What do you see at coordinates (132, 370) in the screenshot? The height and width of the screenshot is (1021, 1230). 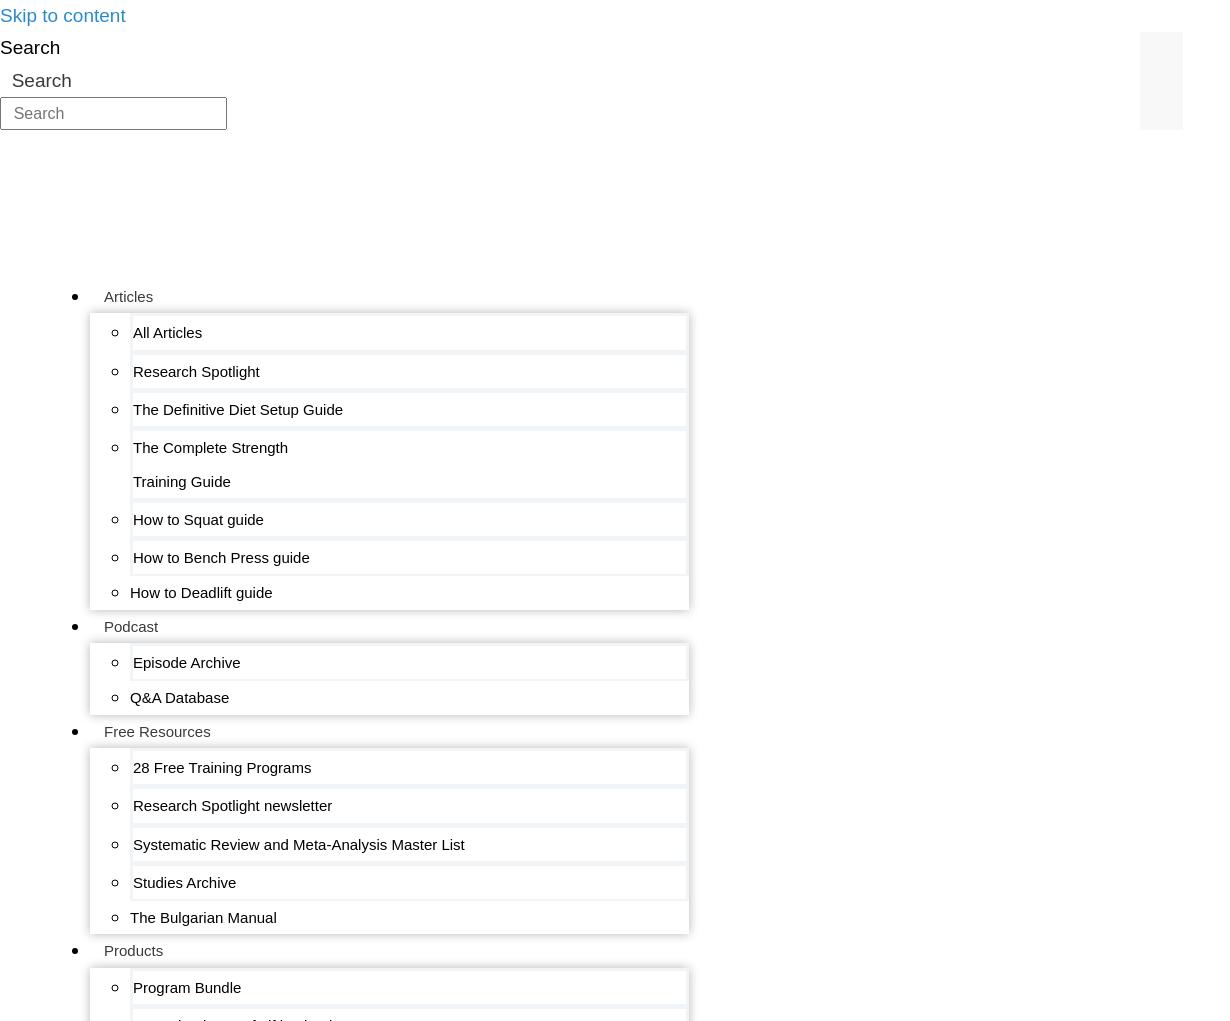 I see `'Research Spotlight'` at bounding box center [132, 370].